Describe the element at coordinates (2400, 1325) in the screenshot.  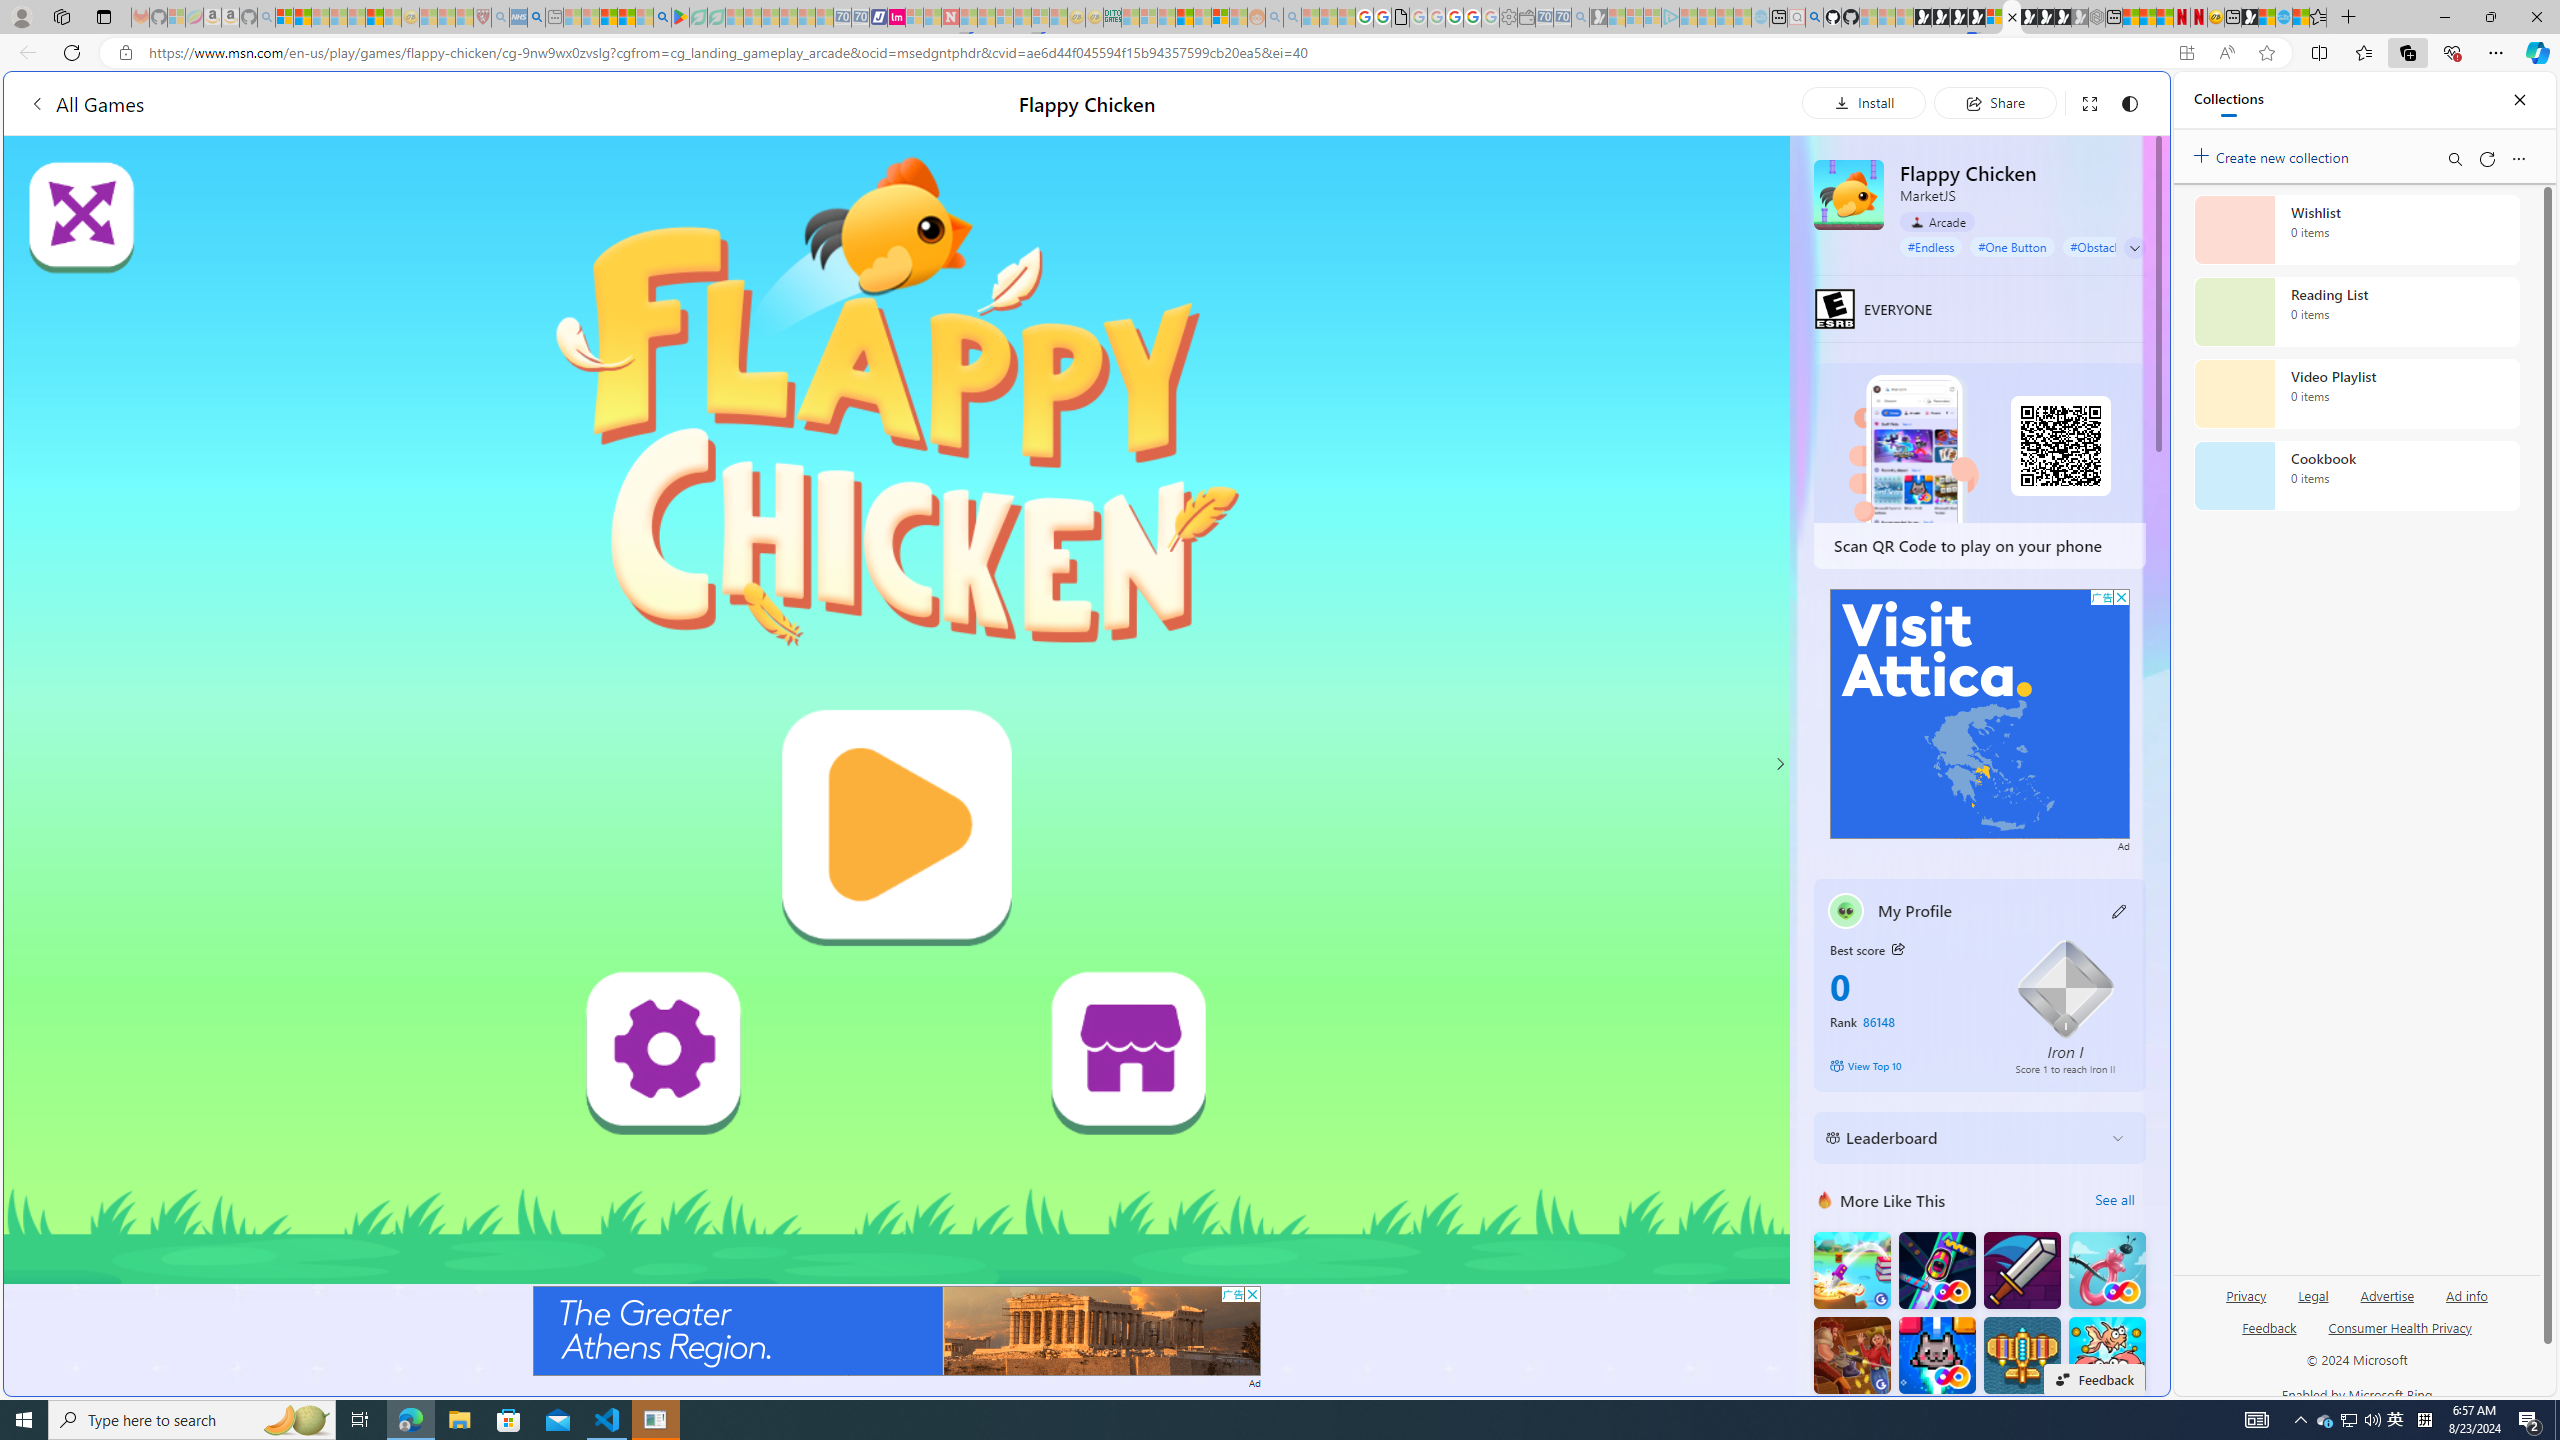
I see `'Consumer Health Privacy'` at that location.